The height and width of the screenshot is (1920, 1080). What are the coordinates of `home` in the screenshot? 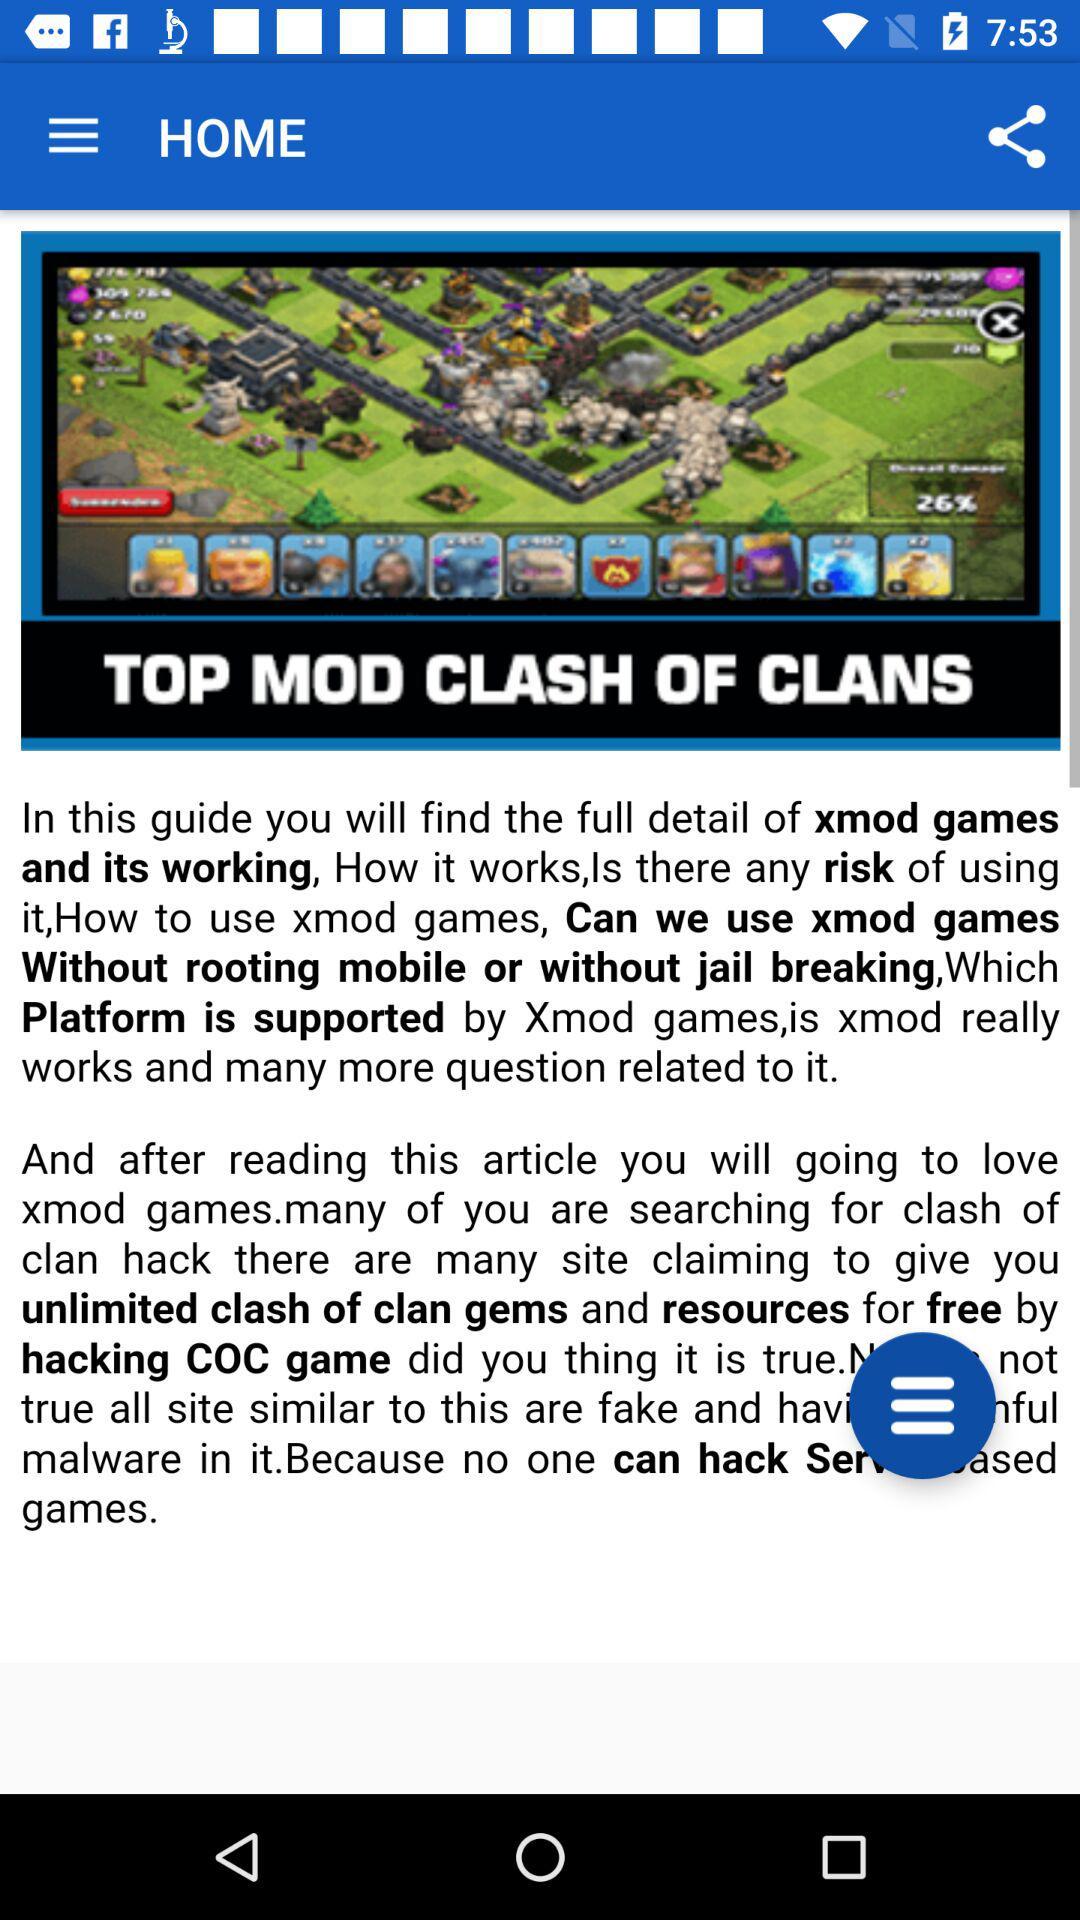 It's located at (540, 935).